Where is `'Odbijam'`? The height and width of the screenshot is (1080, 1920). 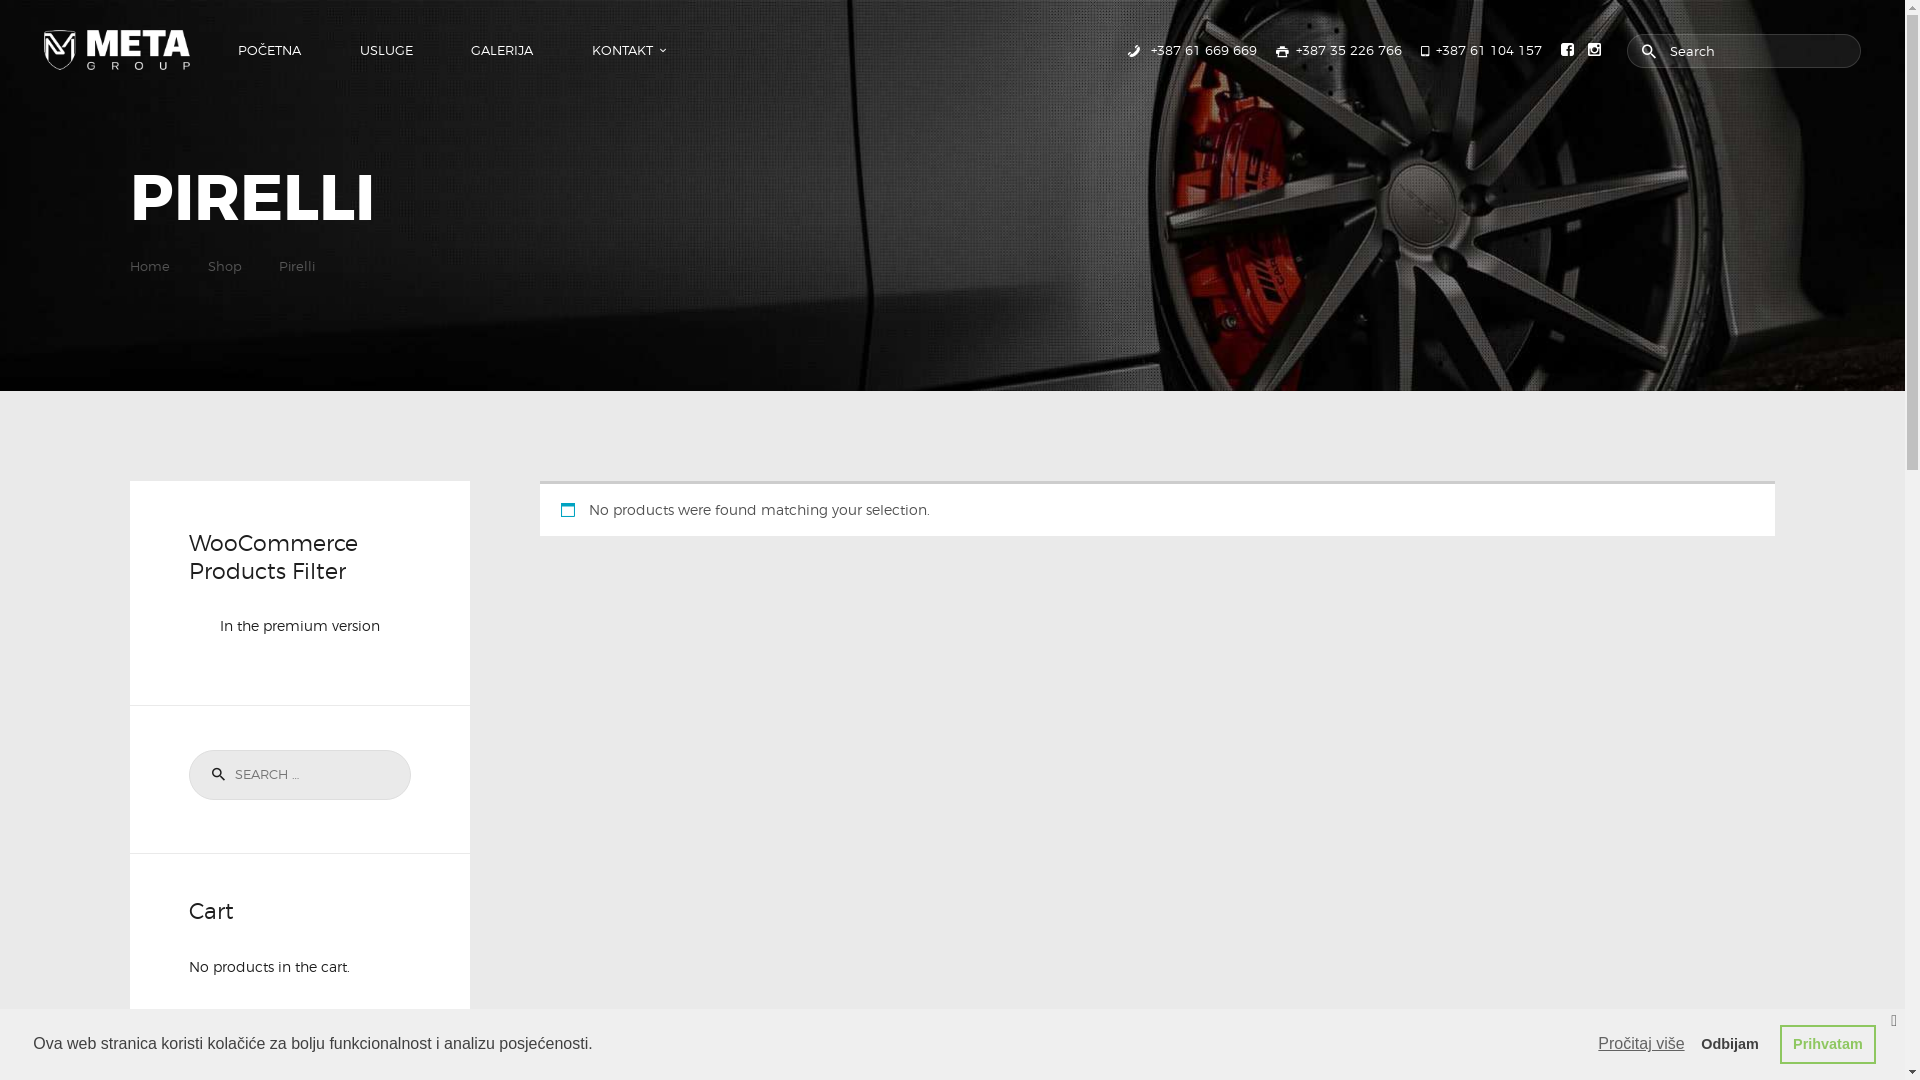
'Odbijam' is located at coordinates (1687, 1043).